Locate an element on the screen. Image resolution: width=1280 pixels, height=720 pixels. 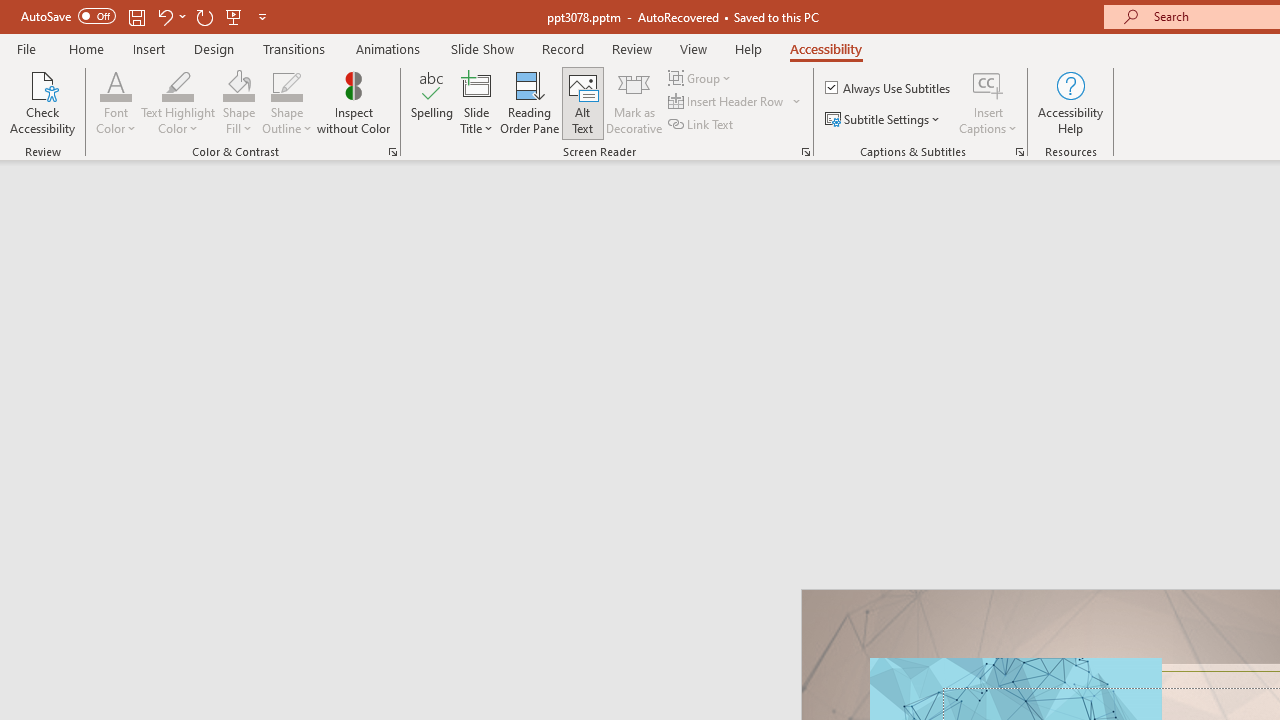
'Check Accessibility' is located at coordinates (42, 103).